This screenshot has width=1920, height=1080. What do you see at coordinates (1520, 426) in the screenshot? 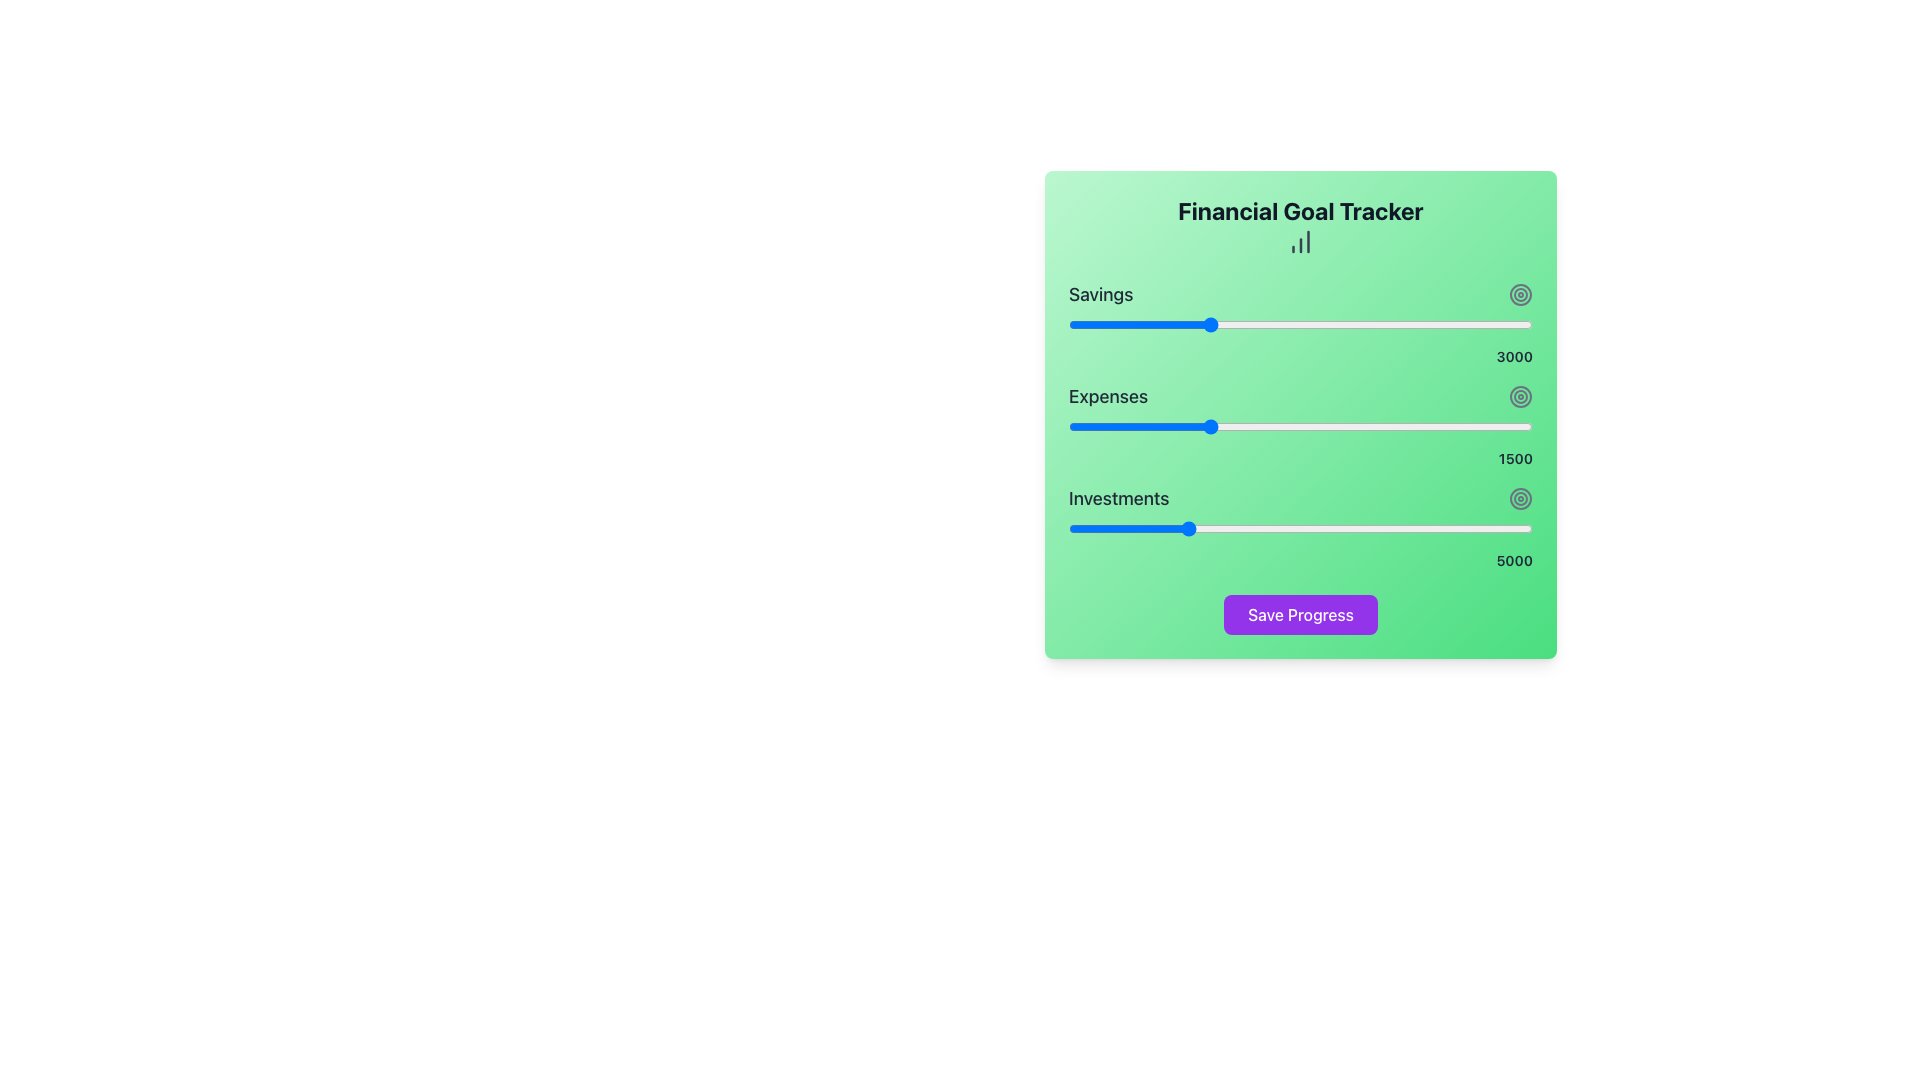
I see `the expense value` at bounding box center [1520, 426].